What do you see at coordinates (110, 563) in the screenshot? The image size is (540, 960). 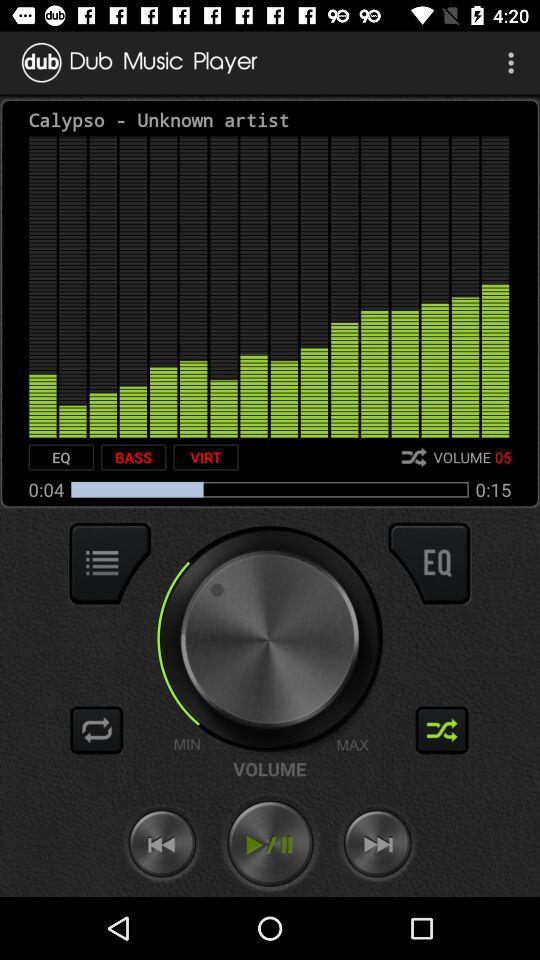 I see `the menu bar` at bounding box center [110, 563].